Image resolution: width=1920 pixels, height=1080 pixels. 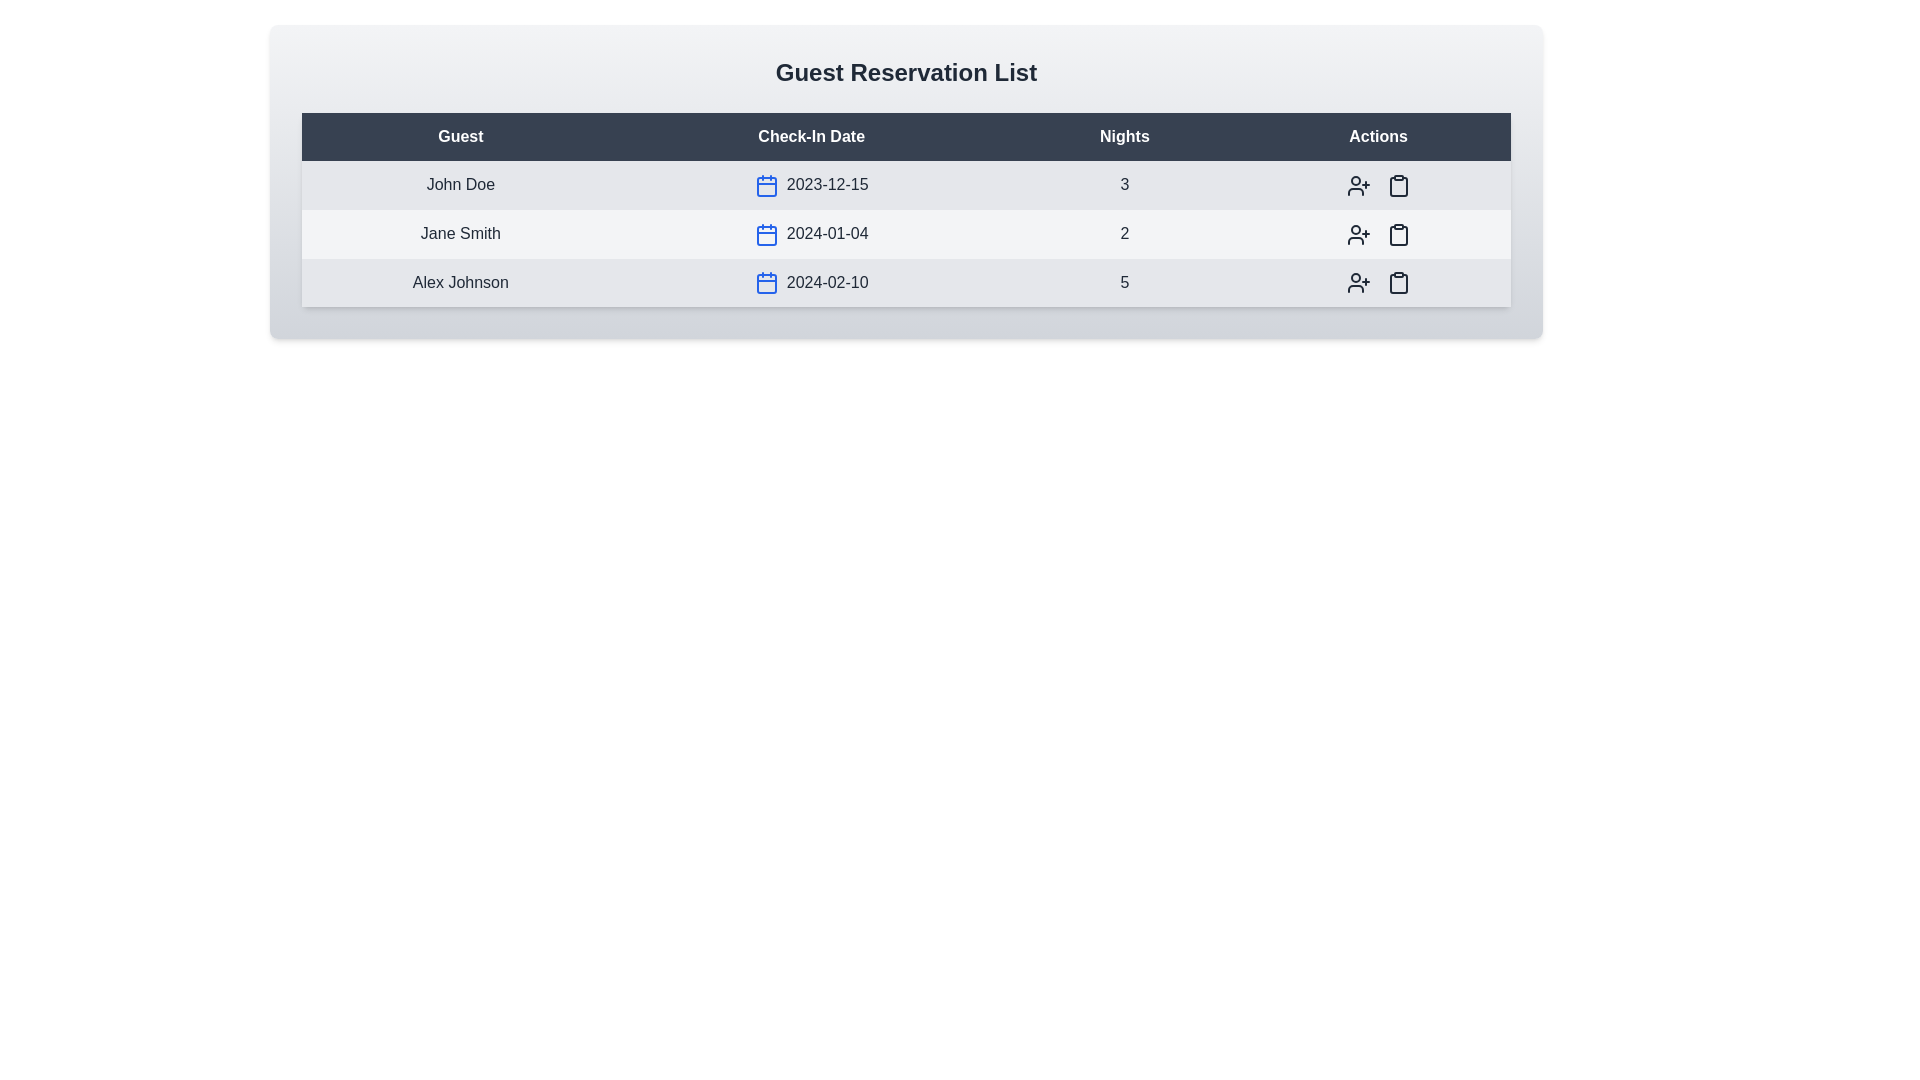 I want to click on the Text label displaying the name of the guest in the second row of the reservations table under the 'Guest' column, so click(x=459, y=233).